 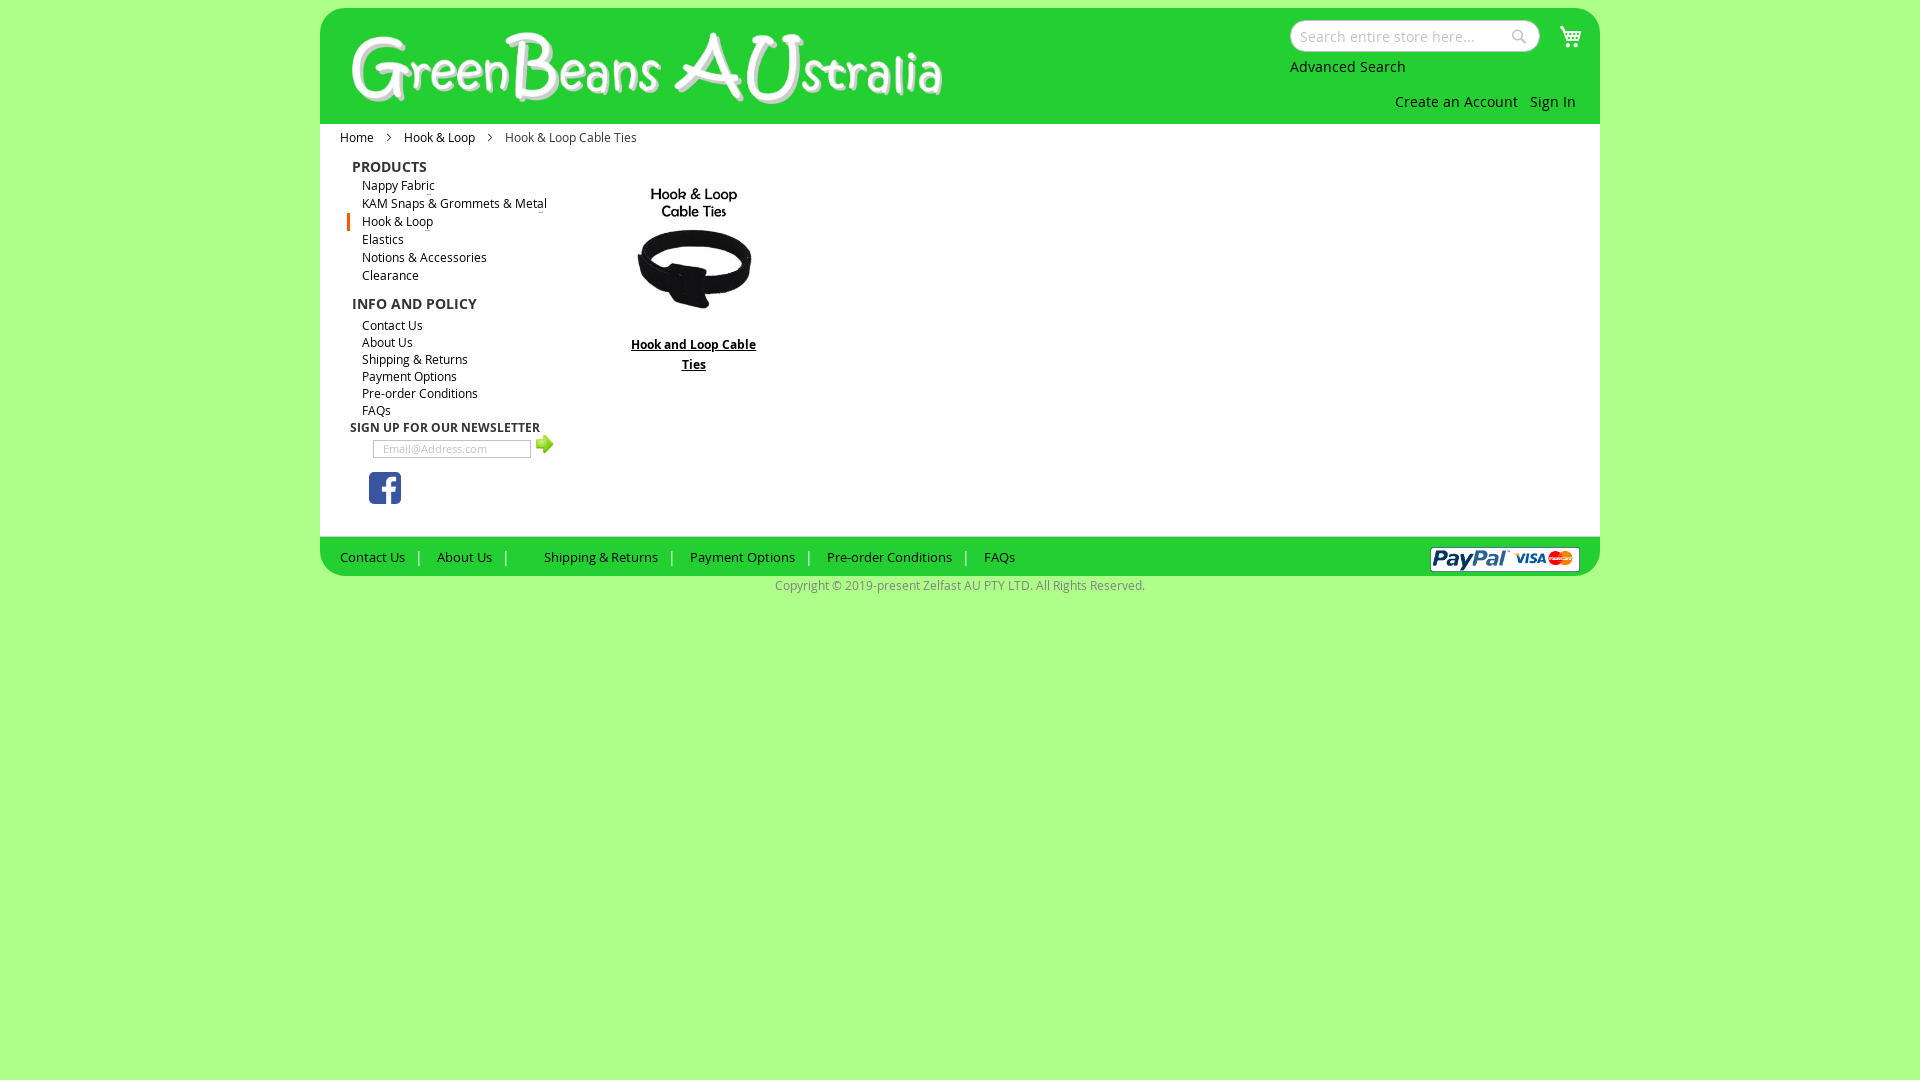 What do you see at coordinates (447, 208) in the screenshot?
I see `'KAM Snaps & Grommets & Metal'` at bounding box center [447, 208].